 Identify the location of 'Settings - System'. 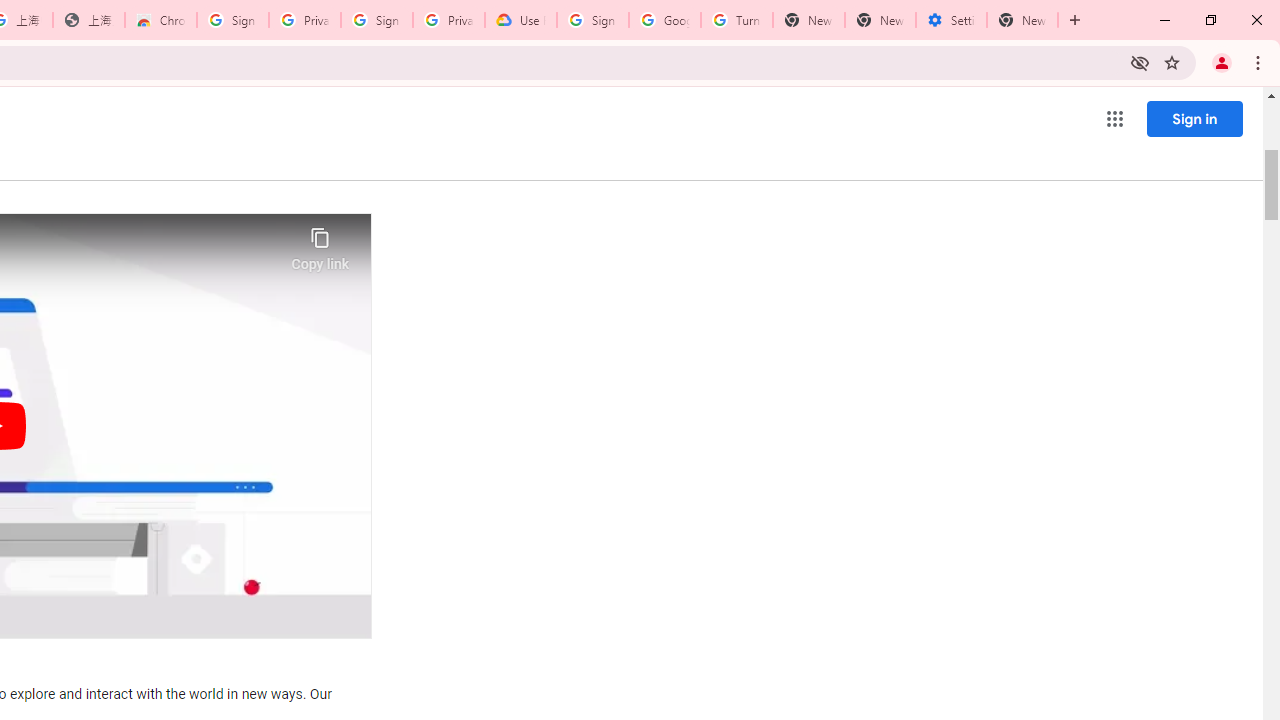
(950, 20).